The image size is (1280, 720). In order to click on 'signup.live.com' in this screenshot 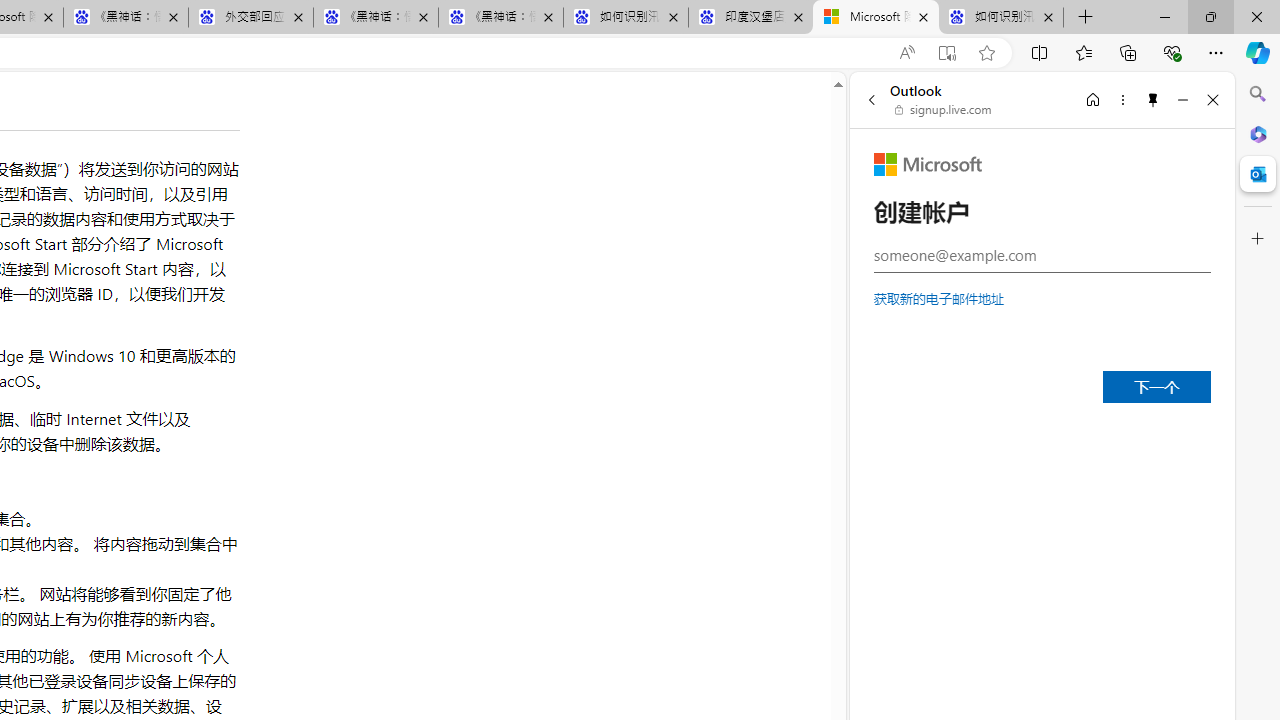, I will do `click(943, 110)`.